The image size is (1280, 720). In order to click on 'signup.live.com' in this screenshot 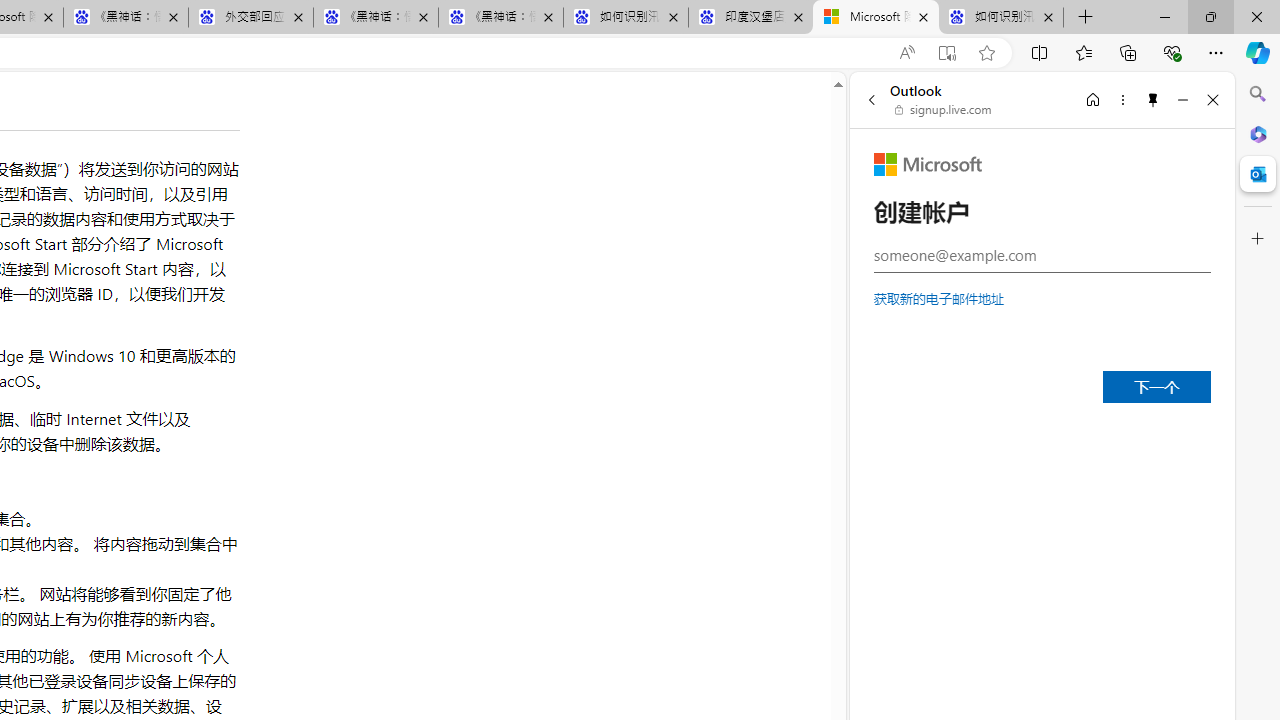, I will do `click(943, 110)`.